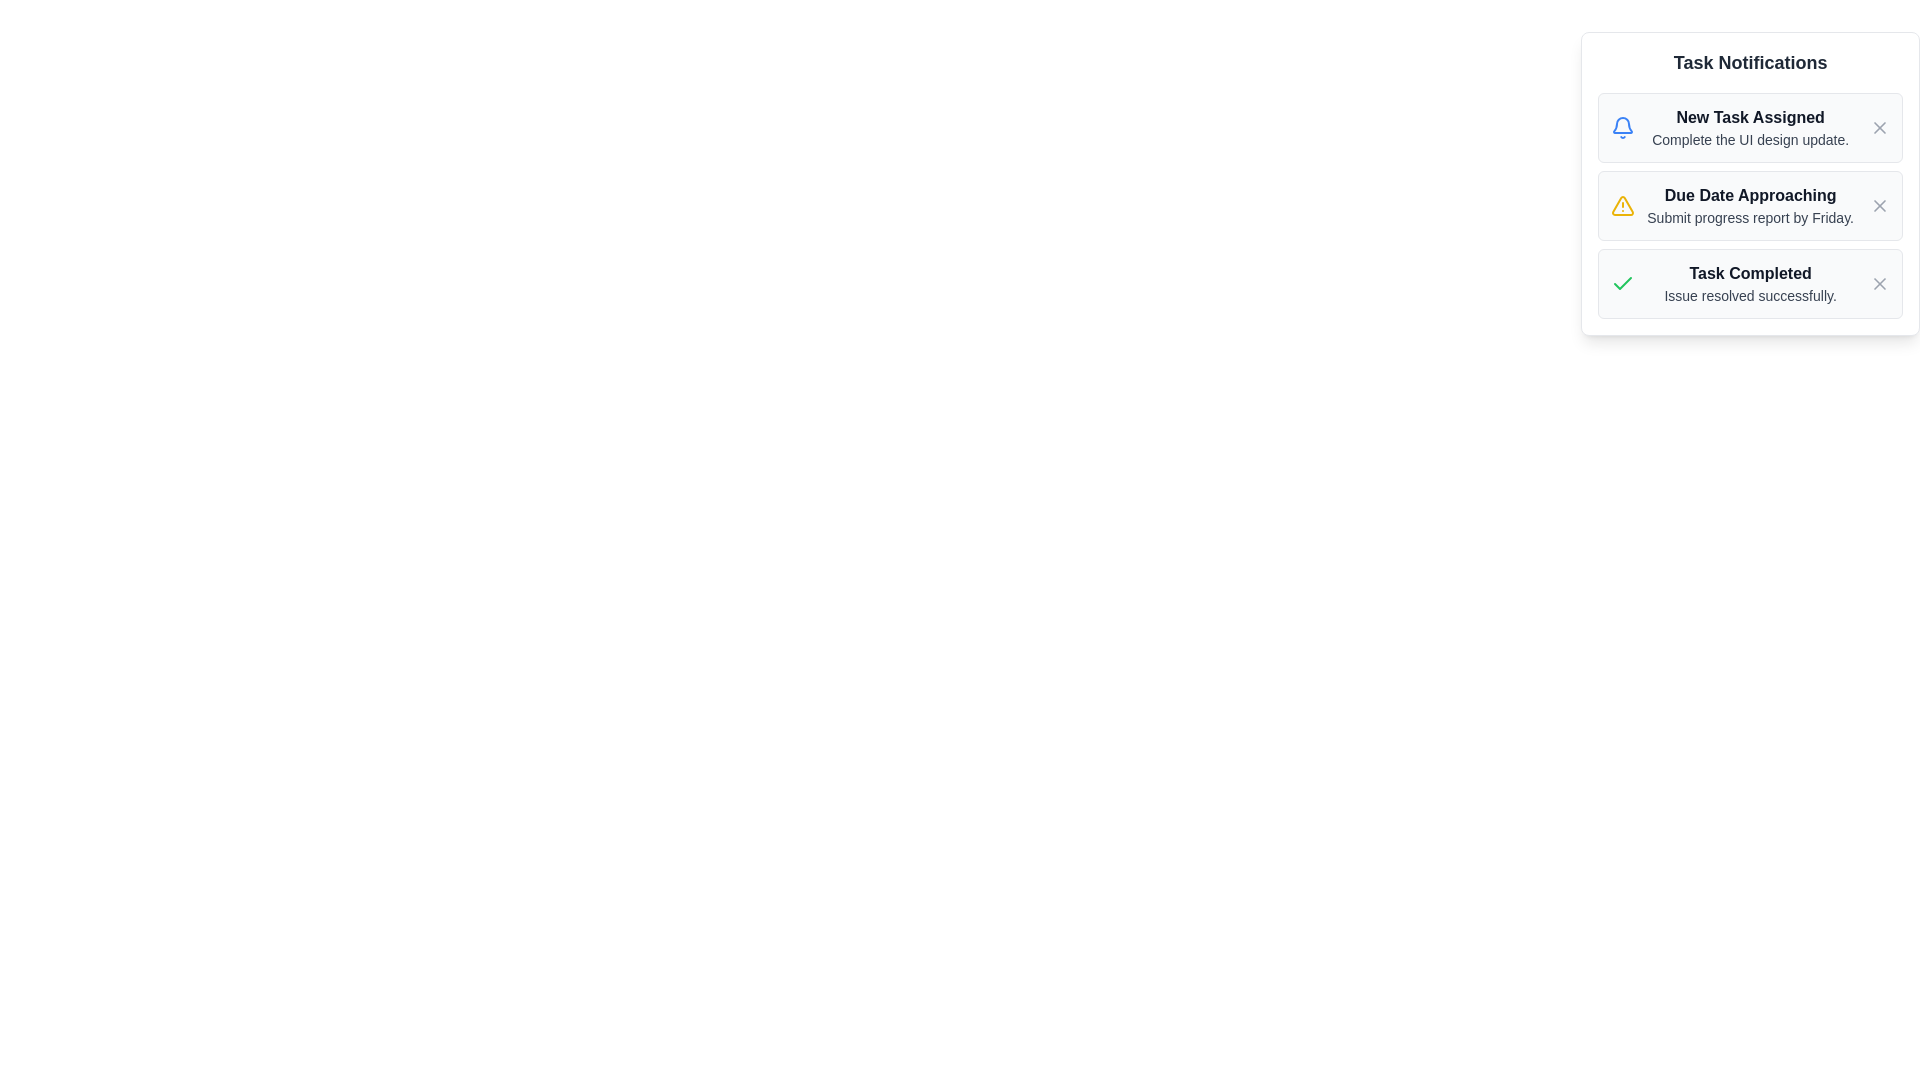 The height and width of the screenshot is (1080, 1920). What do you see at coordinates (1623, 284) in the screenshot?
I see `the checkmark icon with a green outline and transparent fill located within the 'Task Completed' notification block` at bounding box center [1623, 284].